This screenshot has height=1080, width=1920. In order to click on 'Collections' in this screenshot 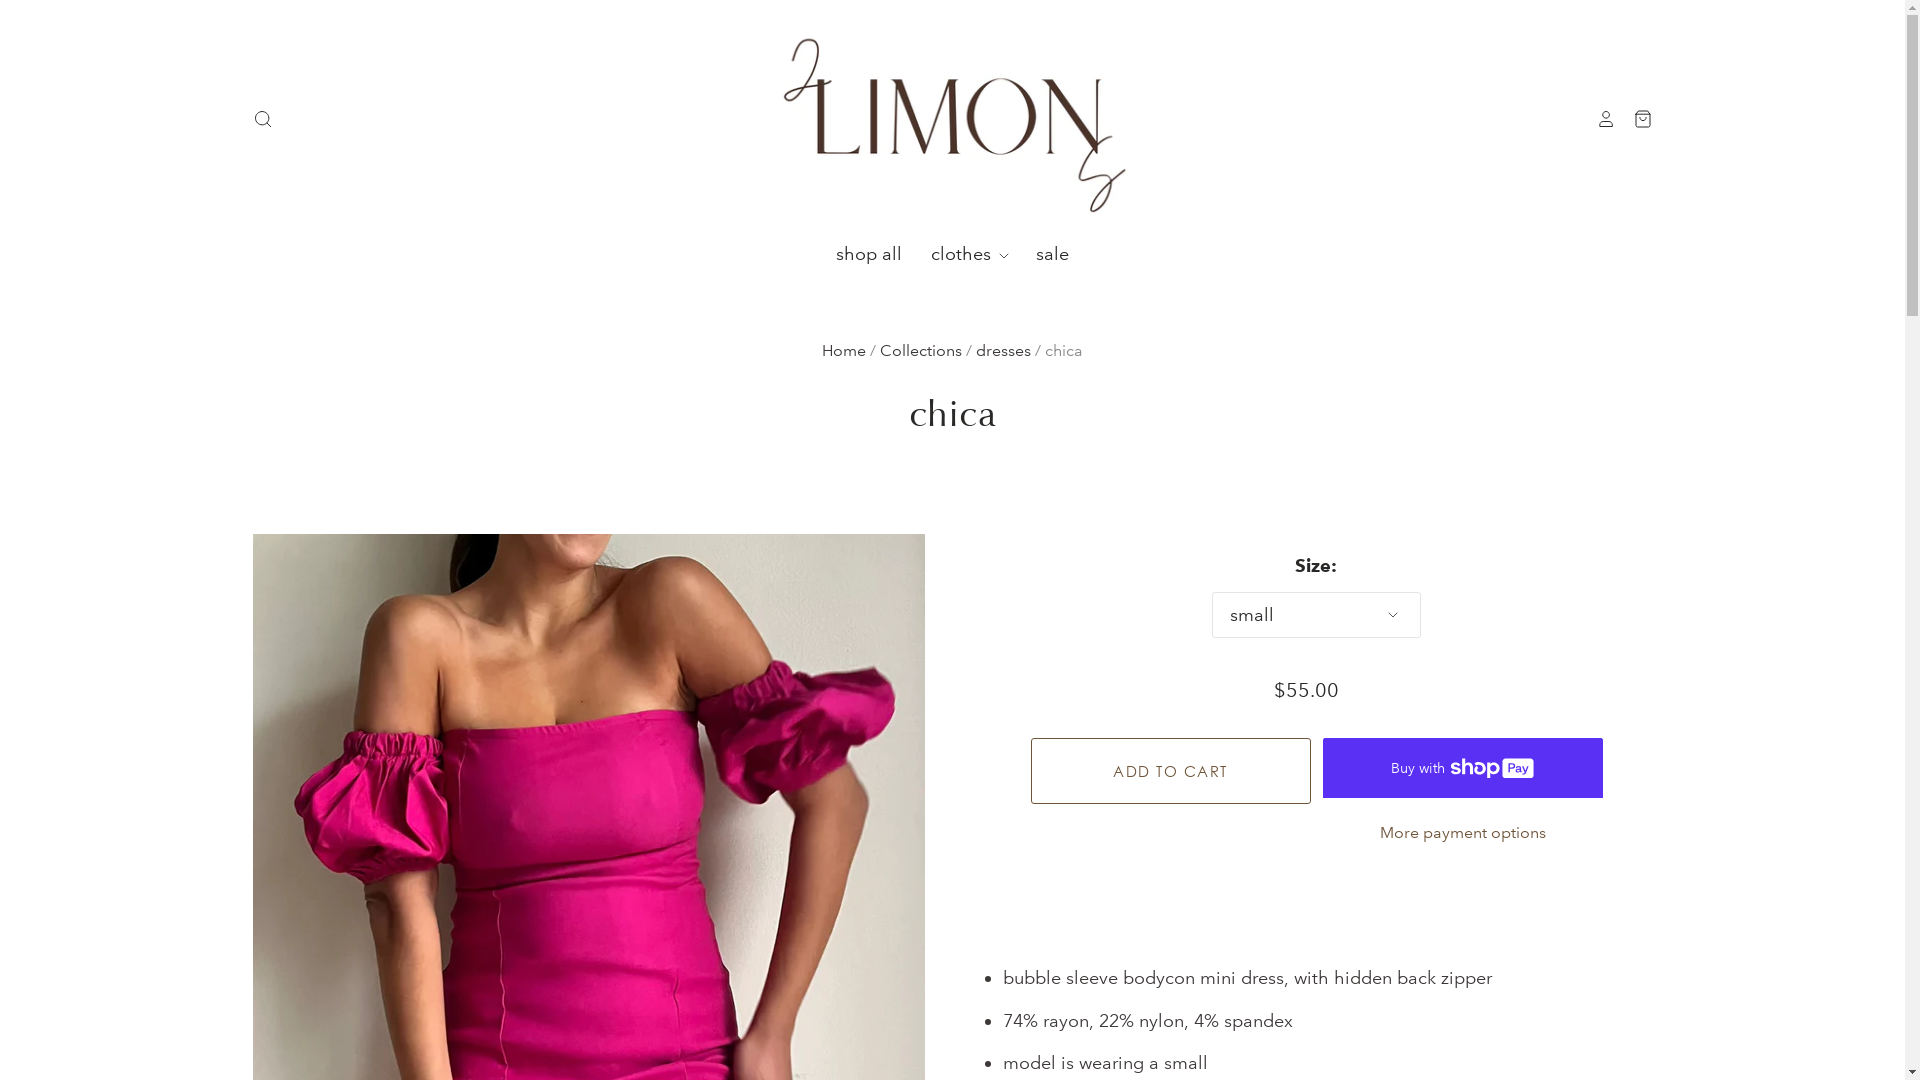, I will do `click(920, 349)`.